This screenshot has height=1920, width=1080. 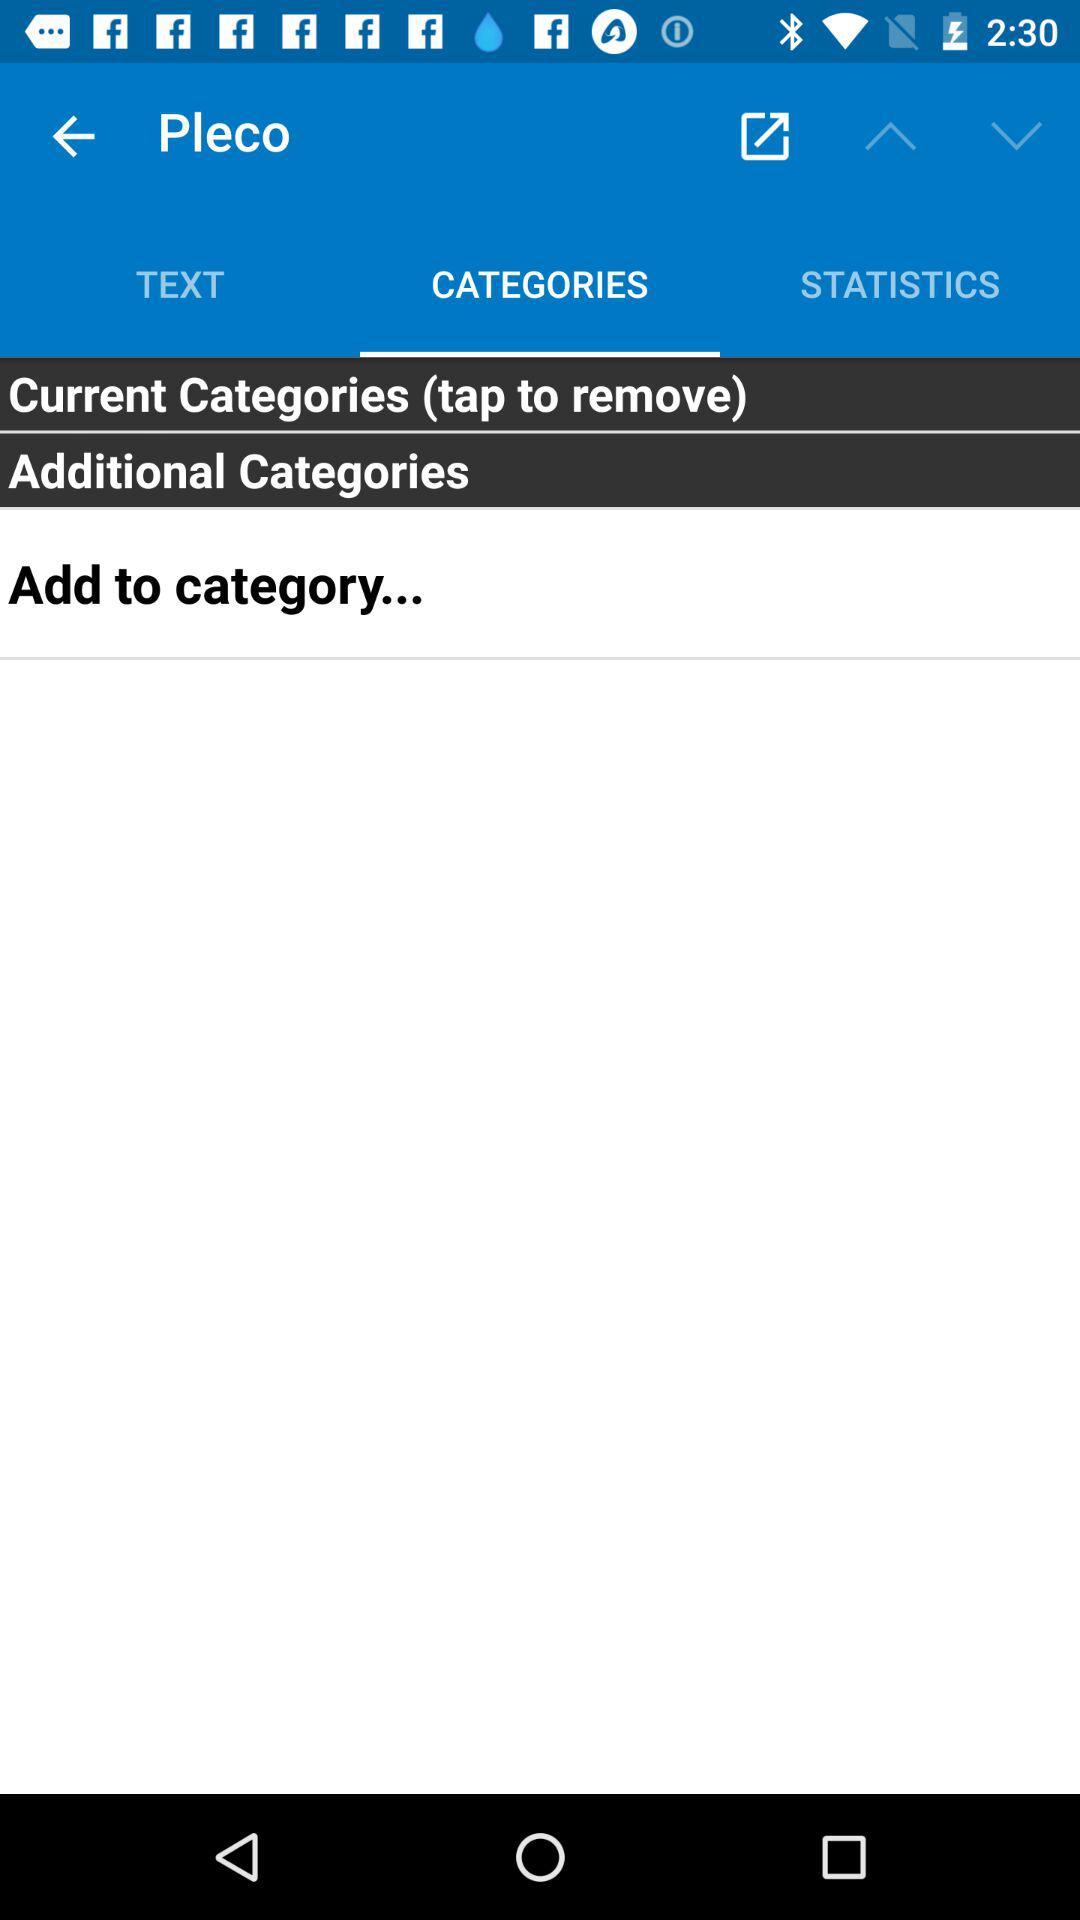 What do you see at coordinates (180, 282) in the screenshot?
I see `text icon` at bounding box center [180, 282].